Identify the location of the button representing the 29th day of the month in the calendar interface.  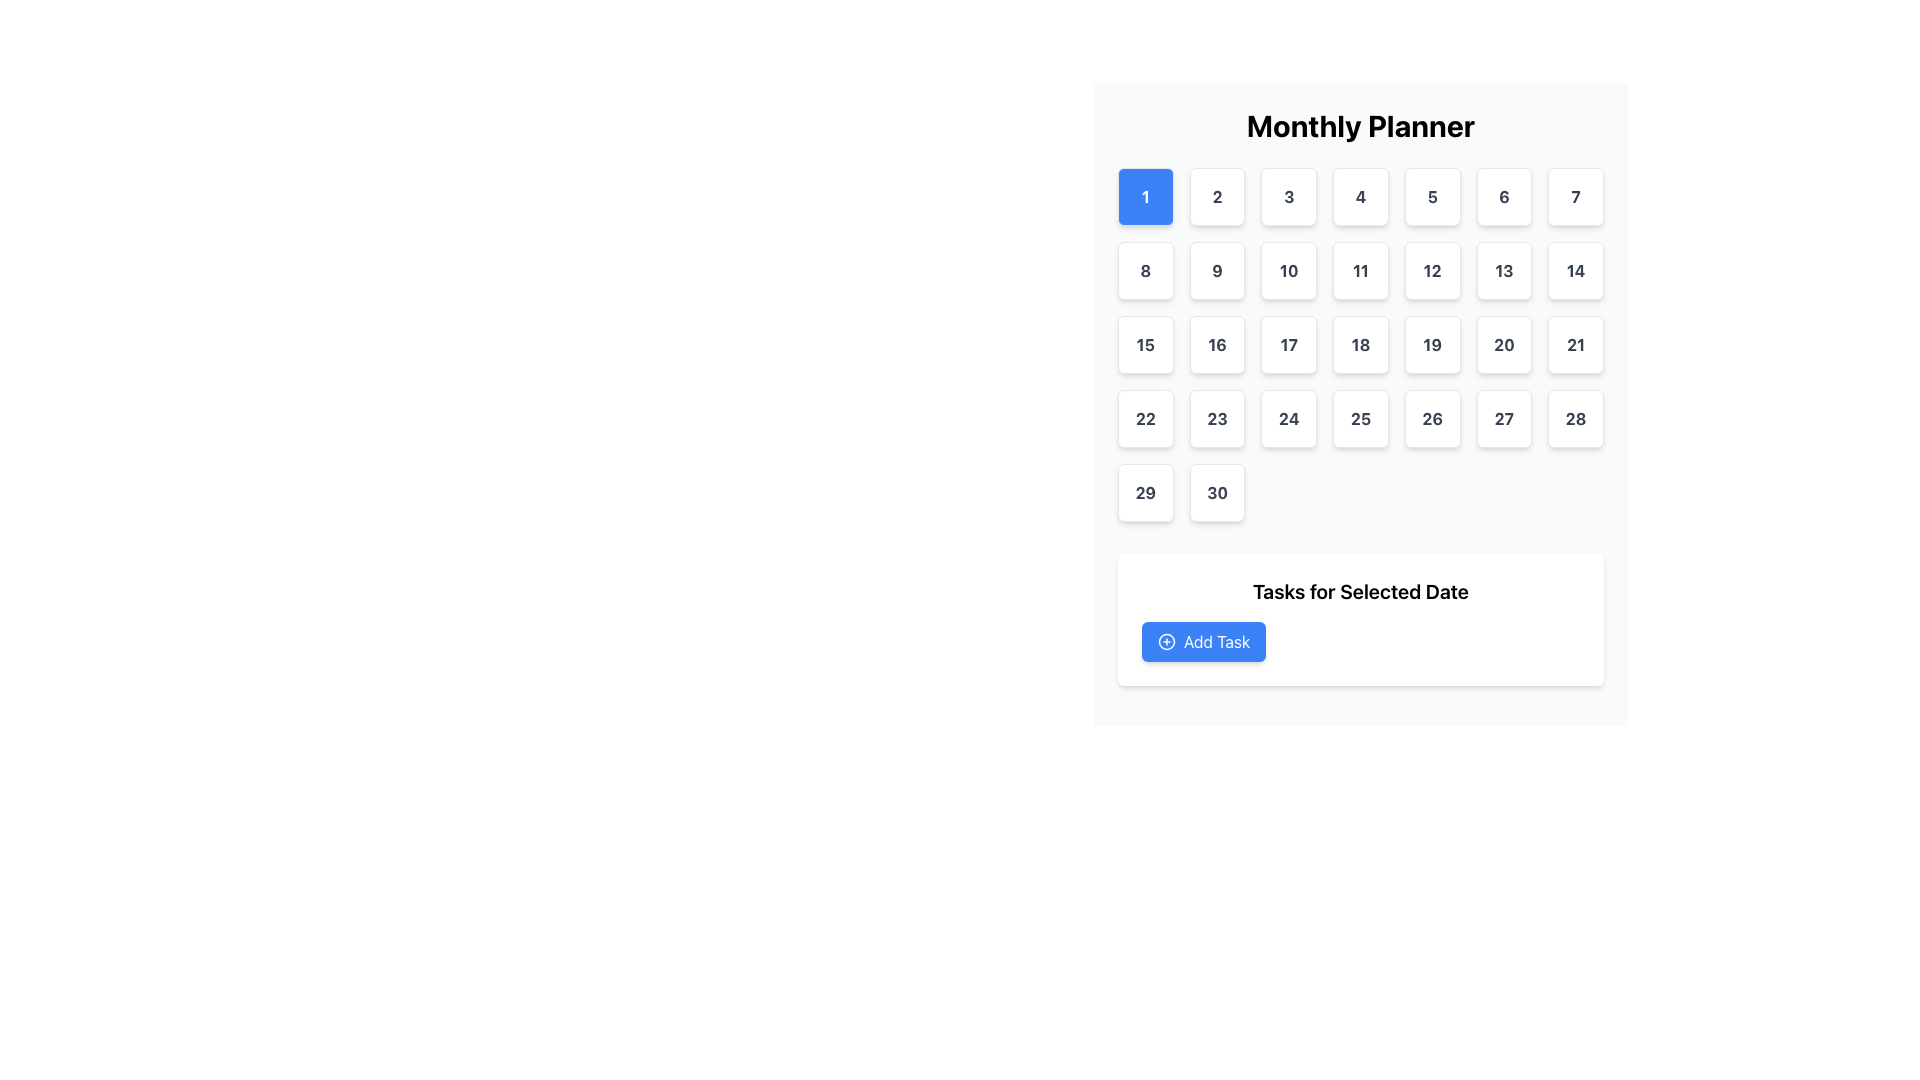
(1145, 493).